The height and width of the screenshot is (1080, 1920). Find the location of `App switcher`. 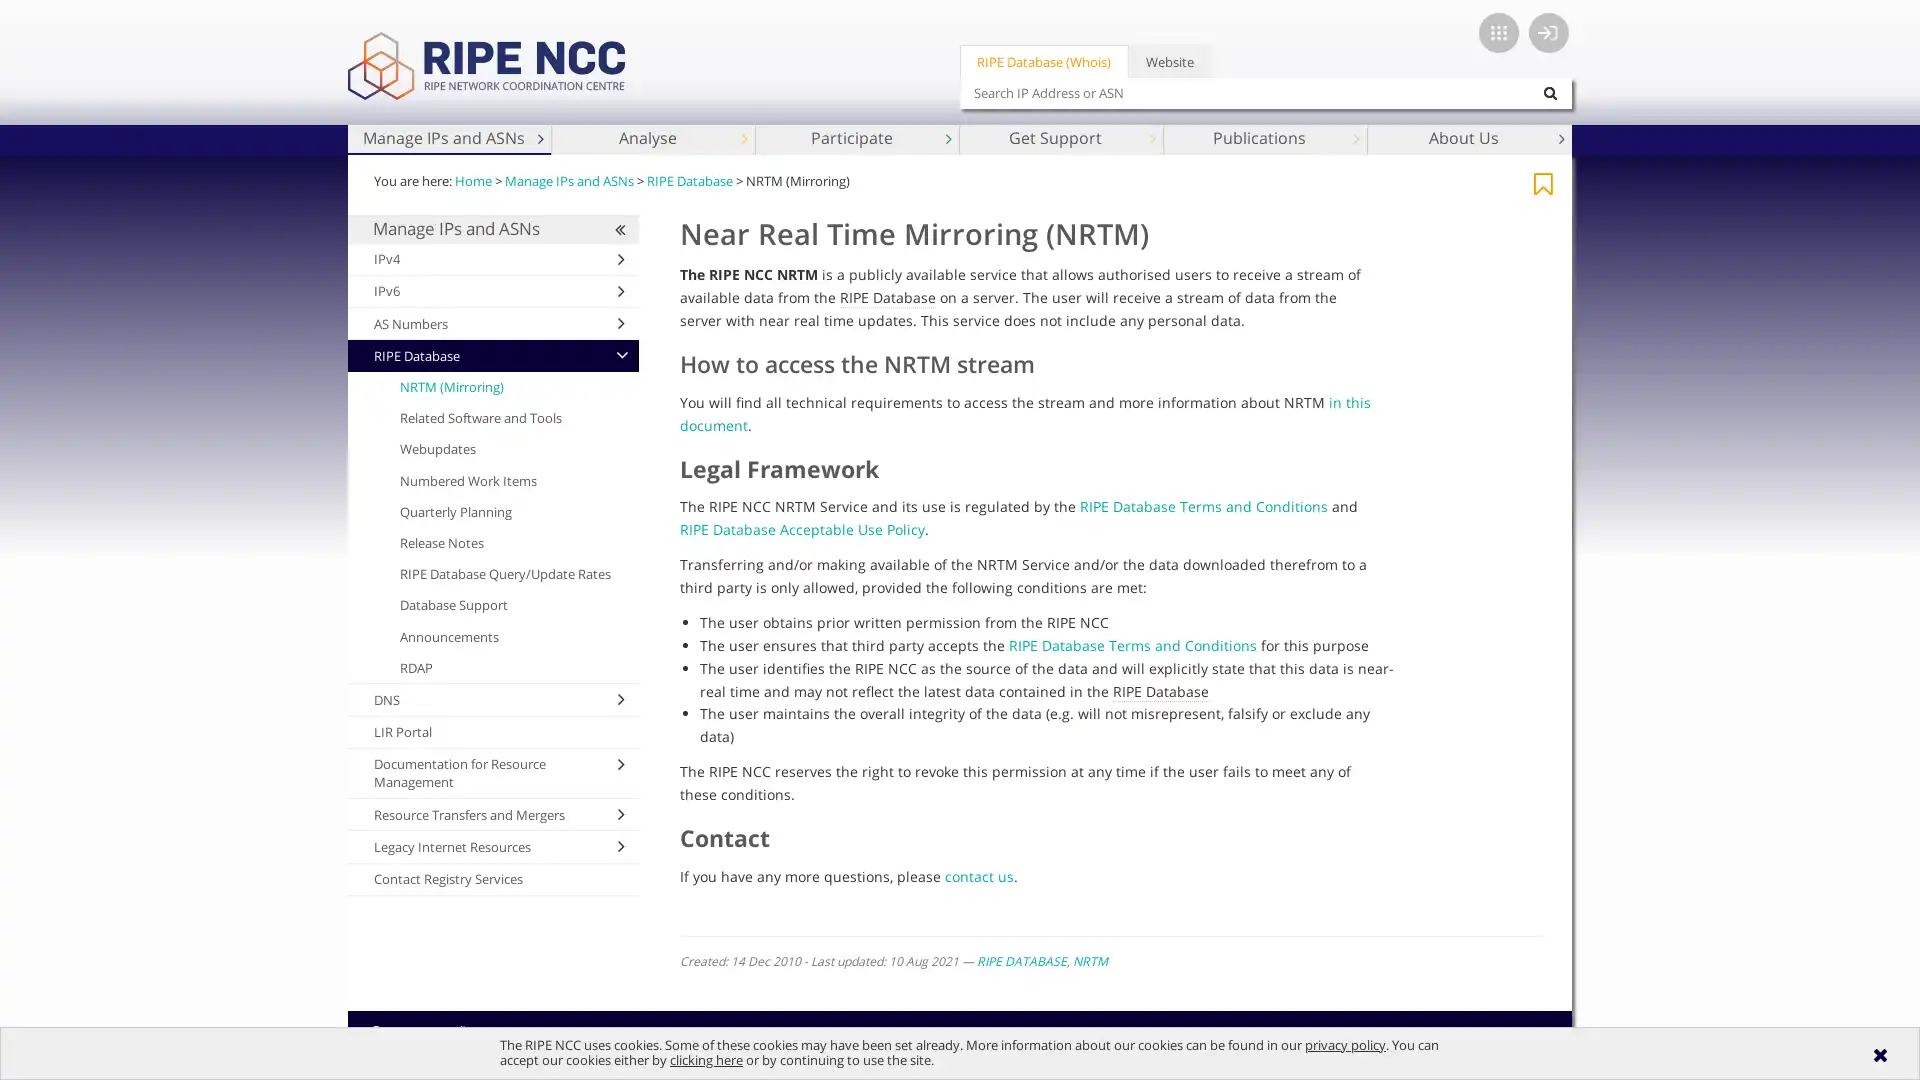

App switcher is located at coordinates (1498, 33).